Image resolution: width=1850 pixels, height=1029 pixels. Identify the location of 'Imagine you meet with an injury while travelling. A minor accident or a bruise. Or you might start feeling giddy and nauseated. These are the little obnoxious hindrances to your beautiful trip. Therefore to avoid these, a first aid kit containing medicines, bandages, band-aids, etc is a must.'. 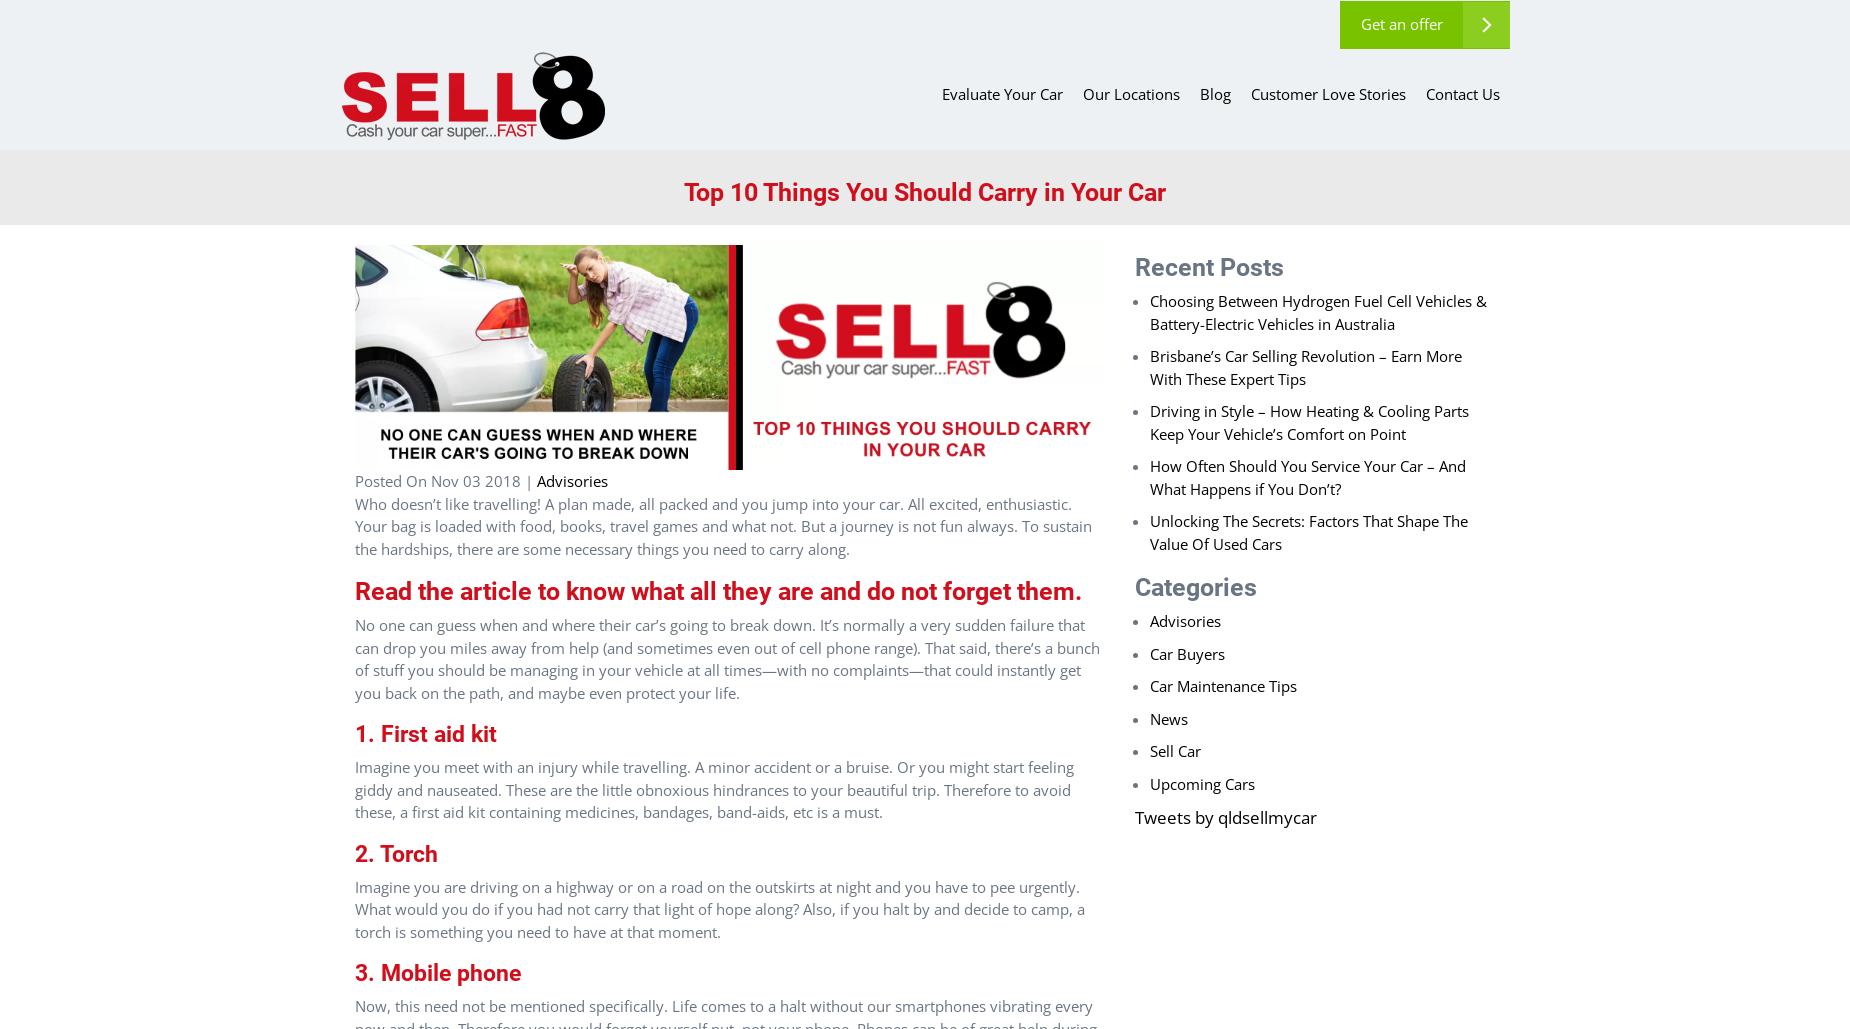
(714, 789).